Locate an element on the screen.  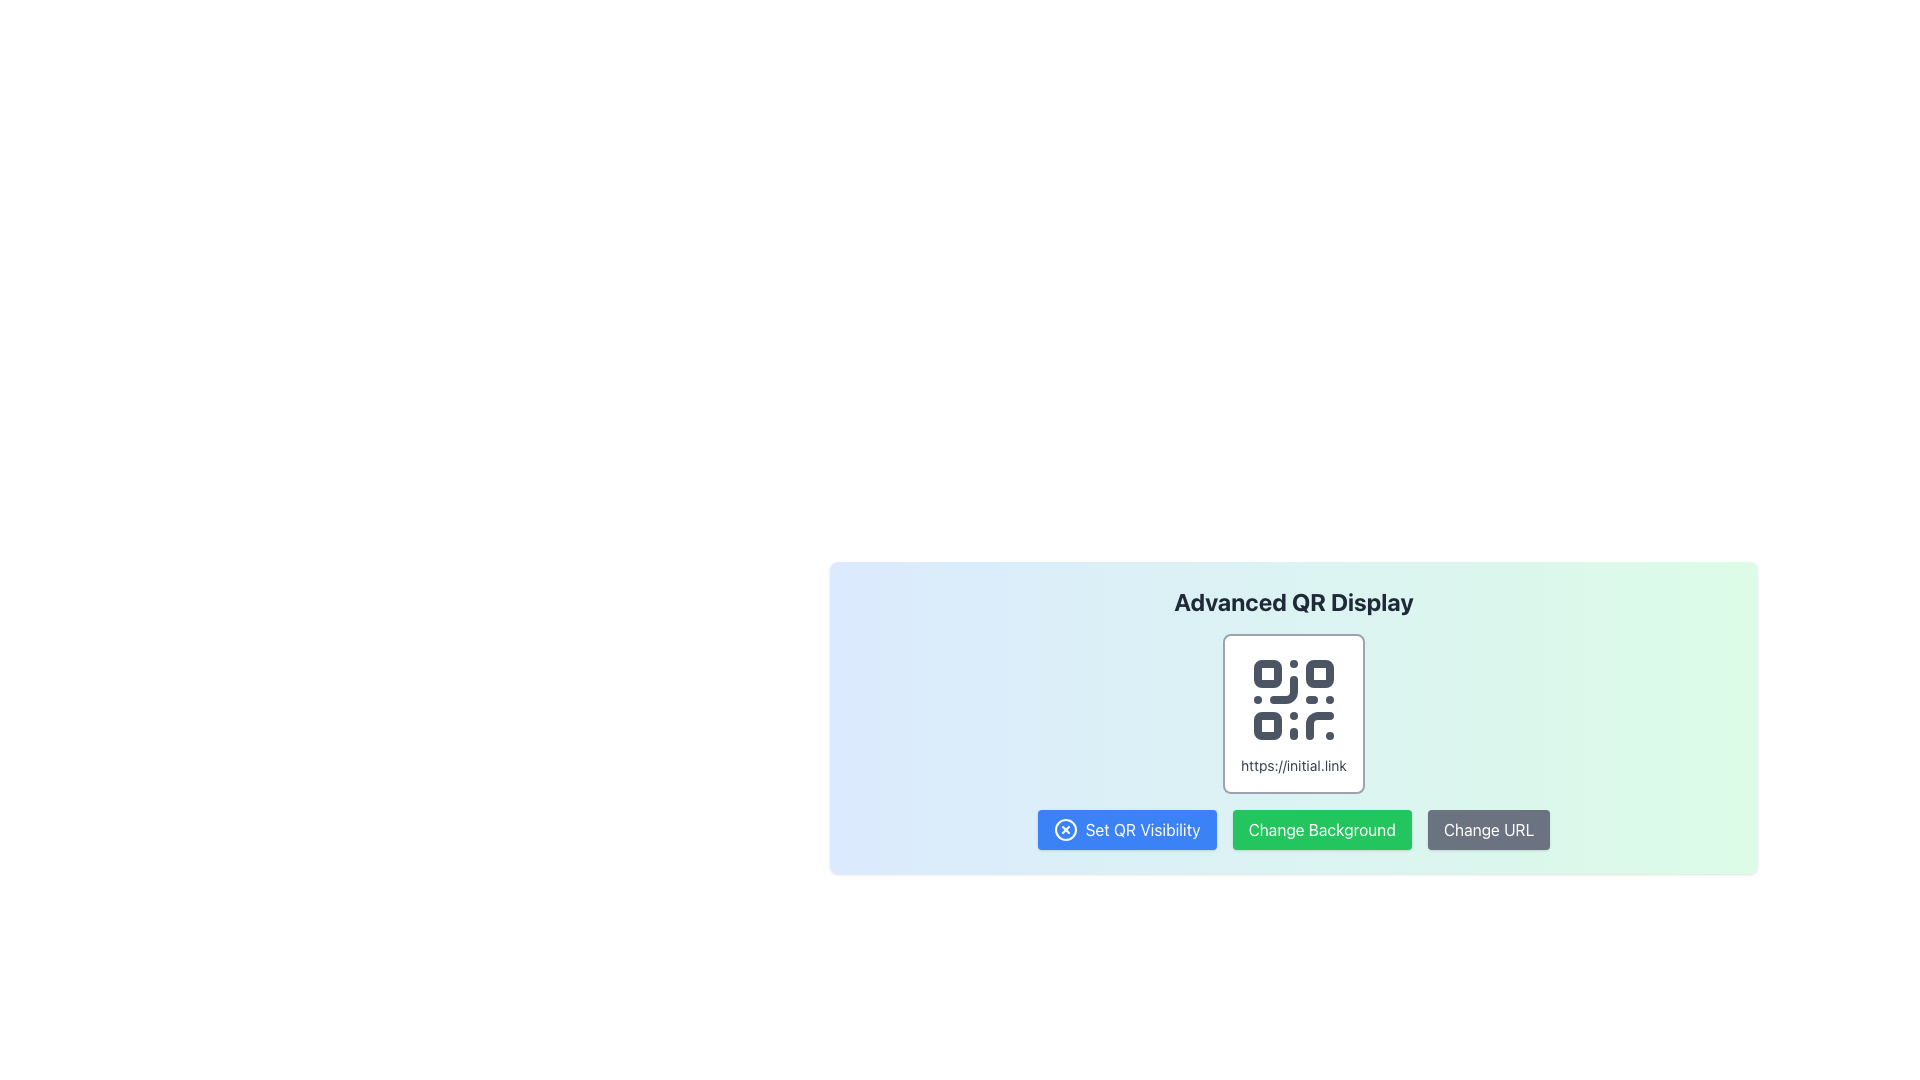
the rightmost button labeled 'Change URL' in the bottom row of buttons is located at coordinates (1488, 829).